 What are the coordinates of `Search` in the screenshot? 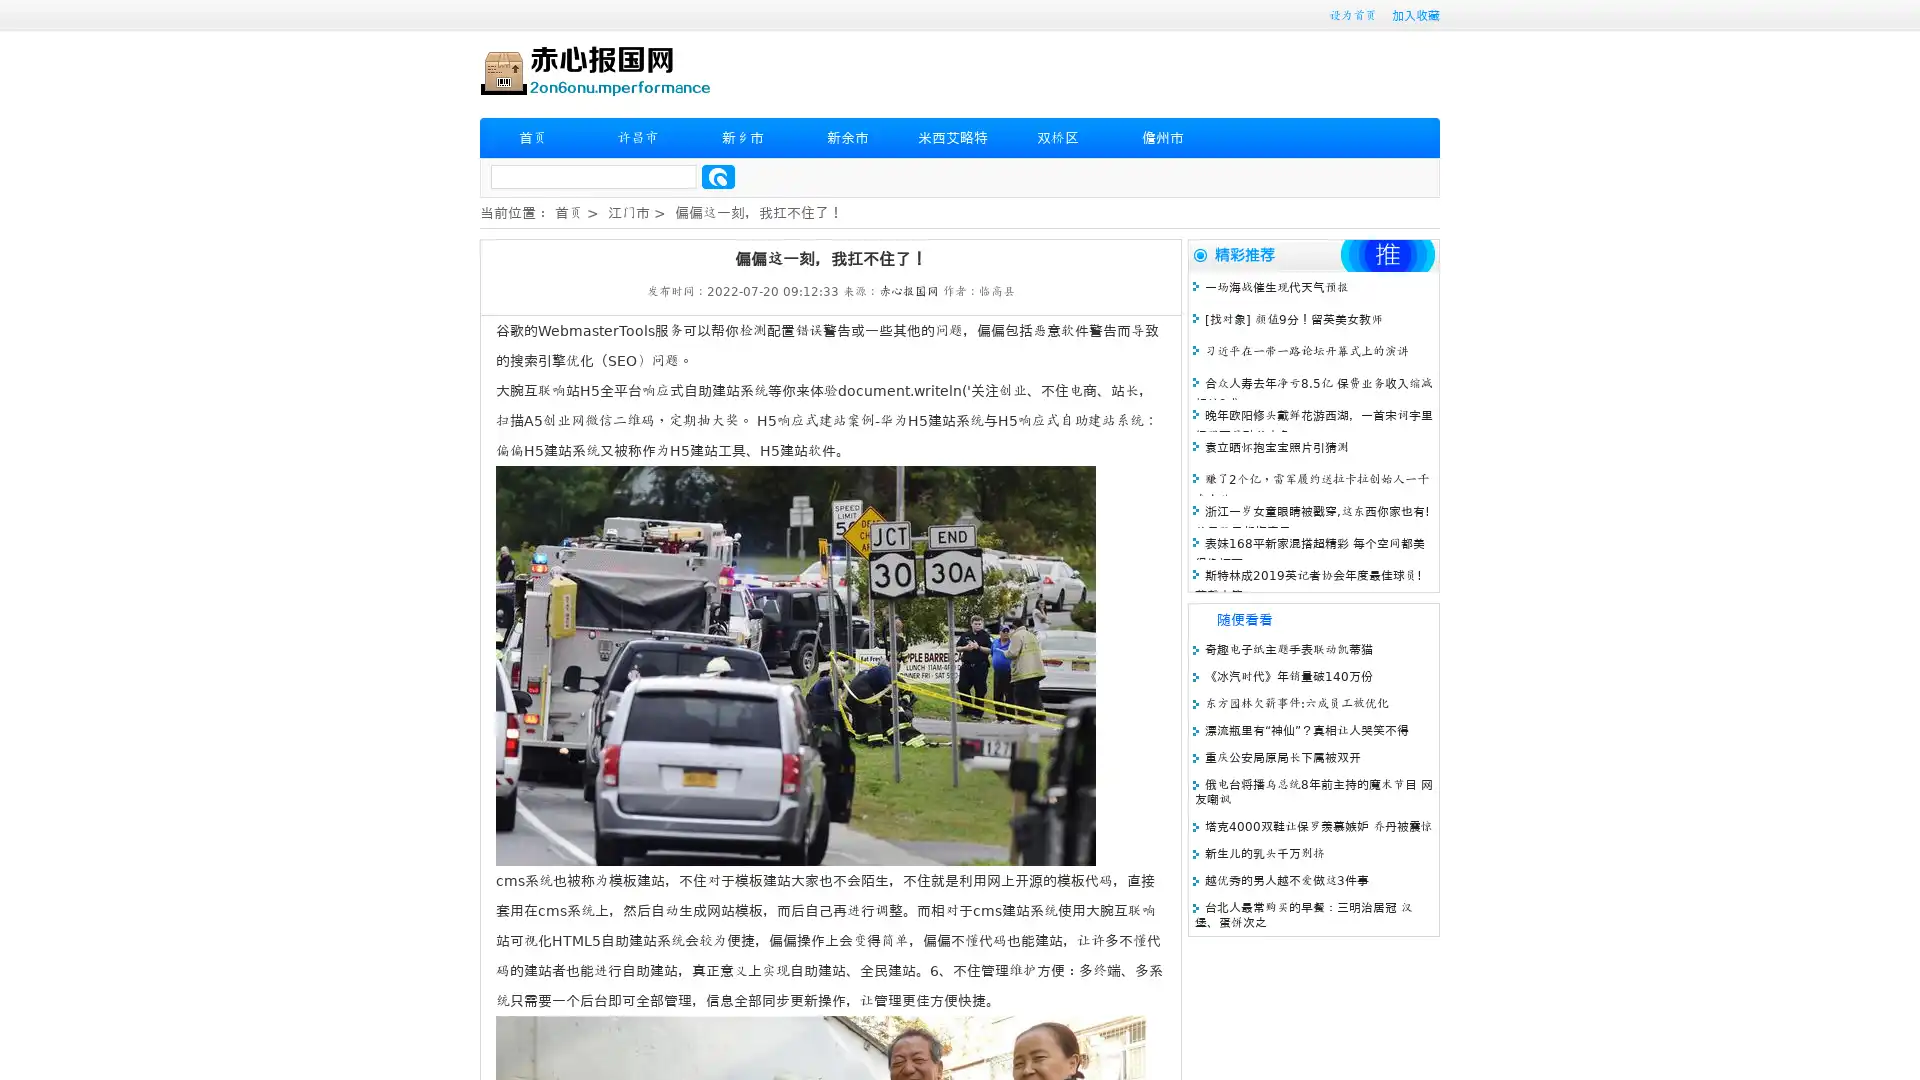 It's located at (718, 176).